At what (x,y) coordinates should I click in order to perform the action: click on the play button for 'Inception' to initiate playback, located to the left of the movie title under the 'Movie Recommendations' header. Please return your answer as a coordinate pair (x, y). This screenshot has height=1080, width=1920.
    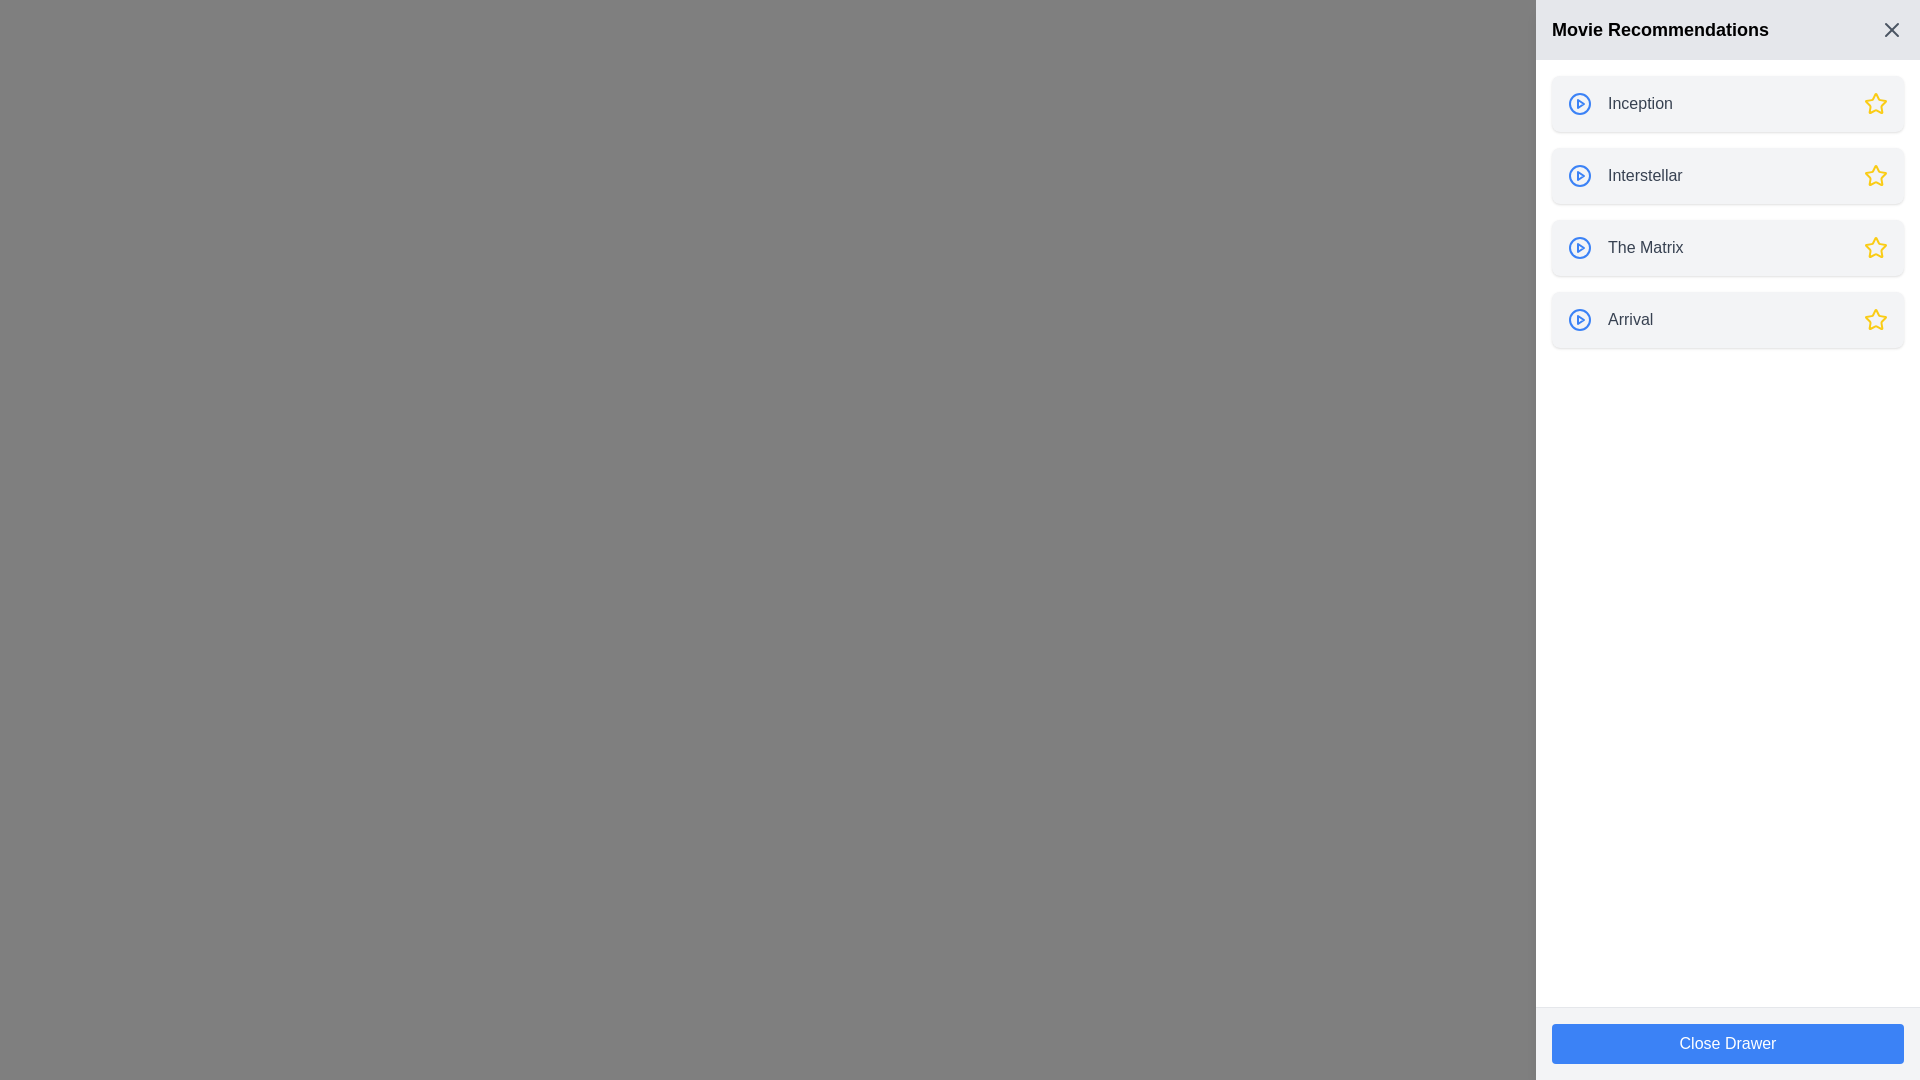
    Looking at the image, I should click on (1578, 104).